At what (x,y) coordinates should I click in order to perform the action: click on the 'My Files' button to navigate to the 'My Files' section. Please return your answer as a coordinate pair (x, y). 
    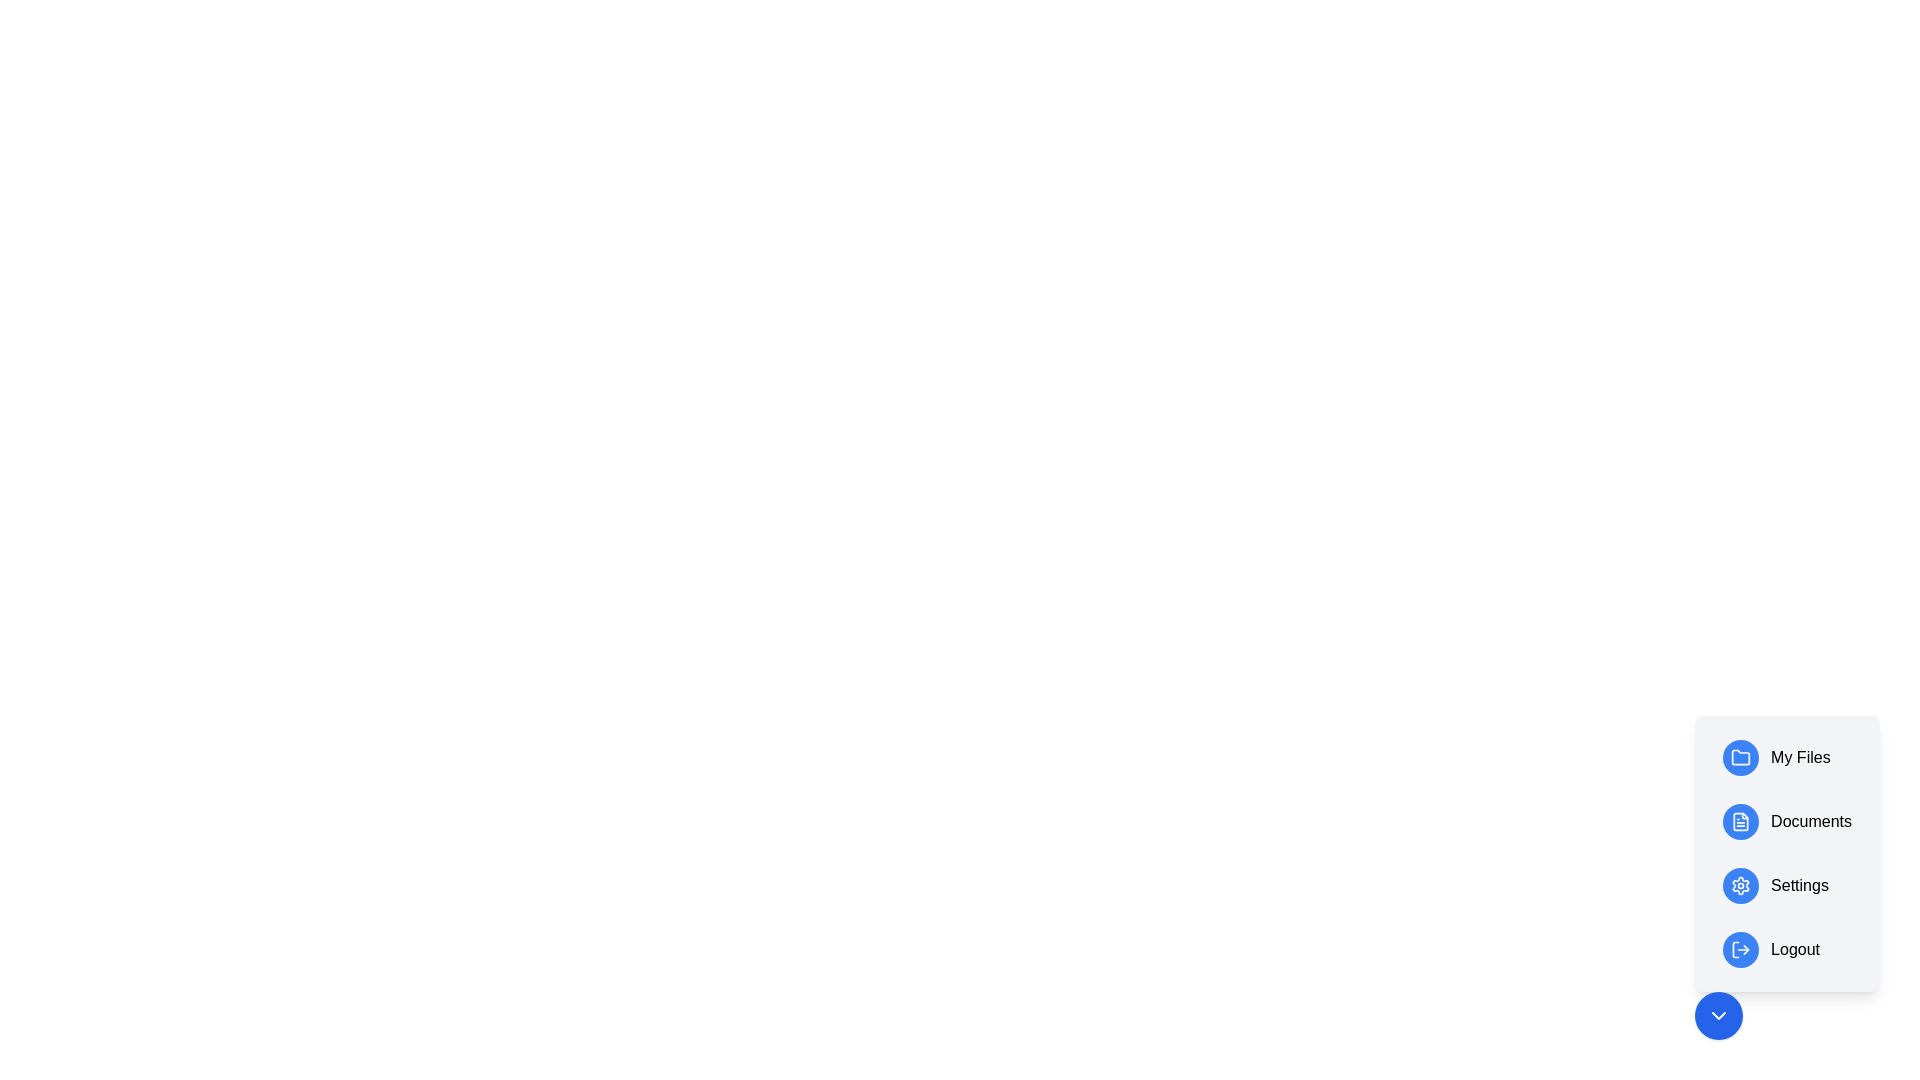
    Looking at the image, I should click on (1787, 758).